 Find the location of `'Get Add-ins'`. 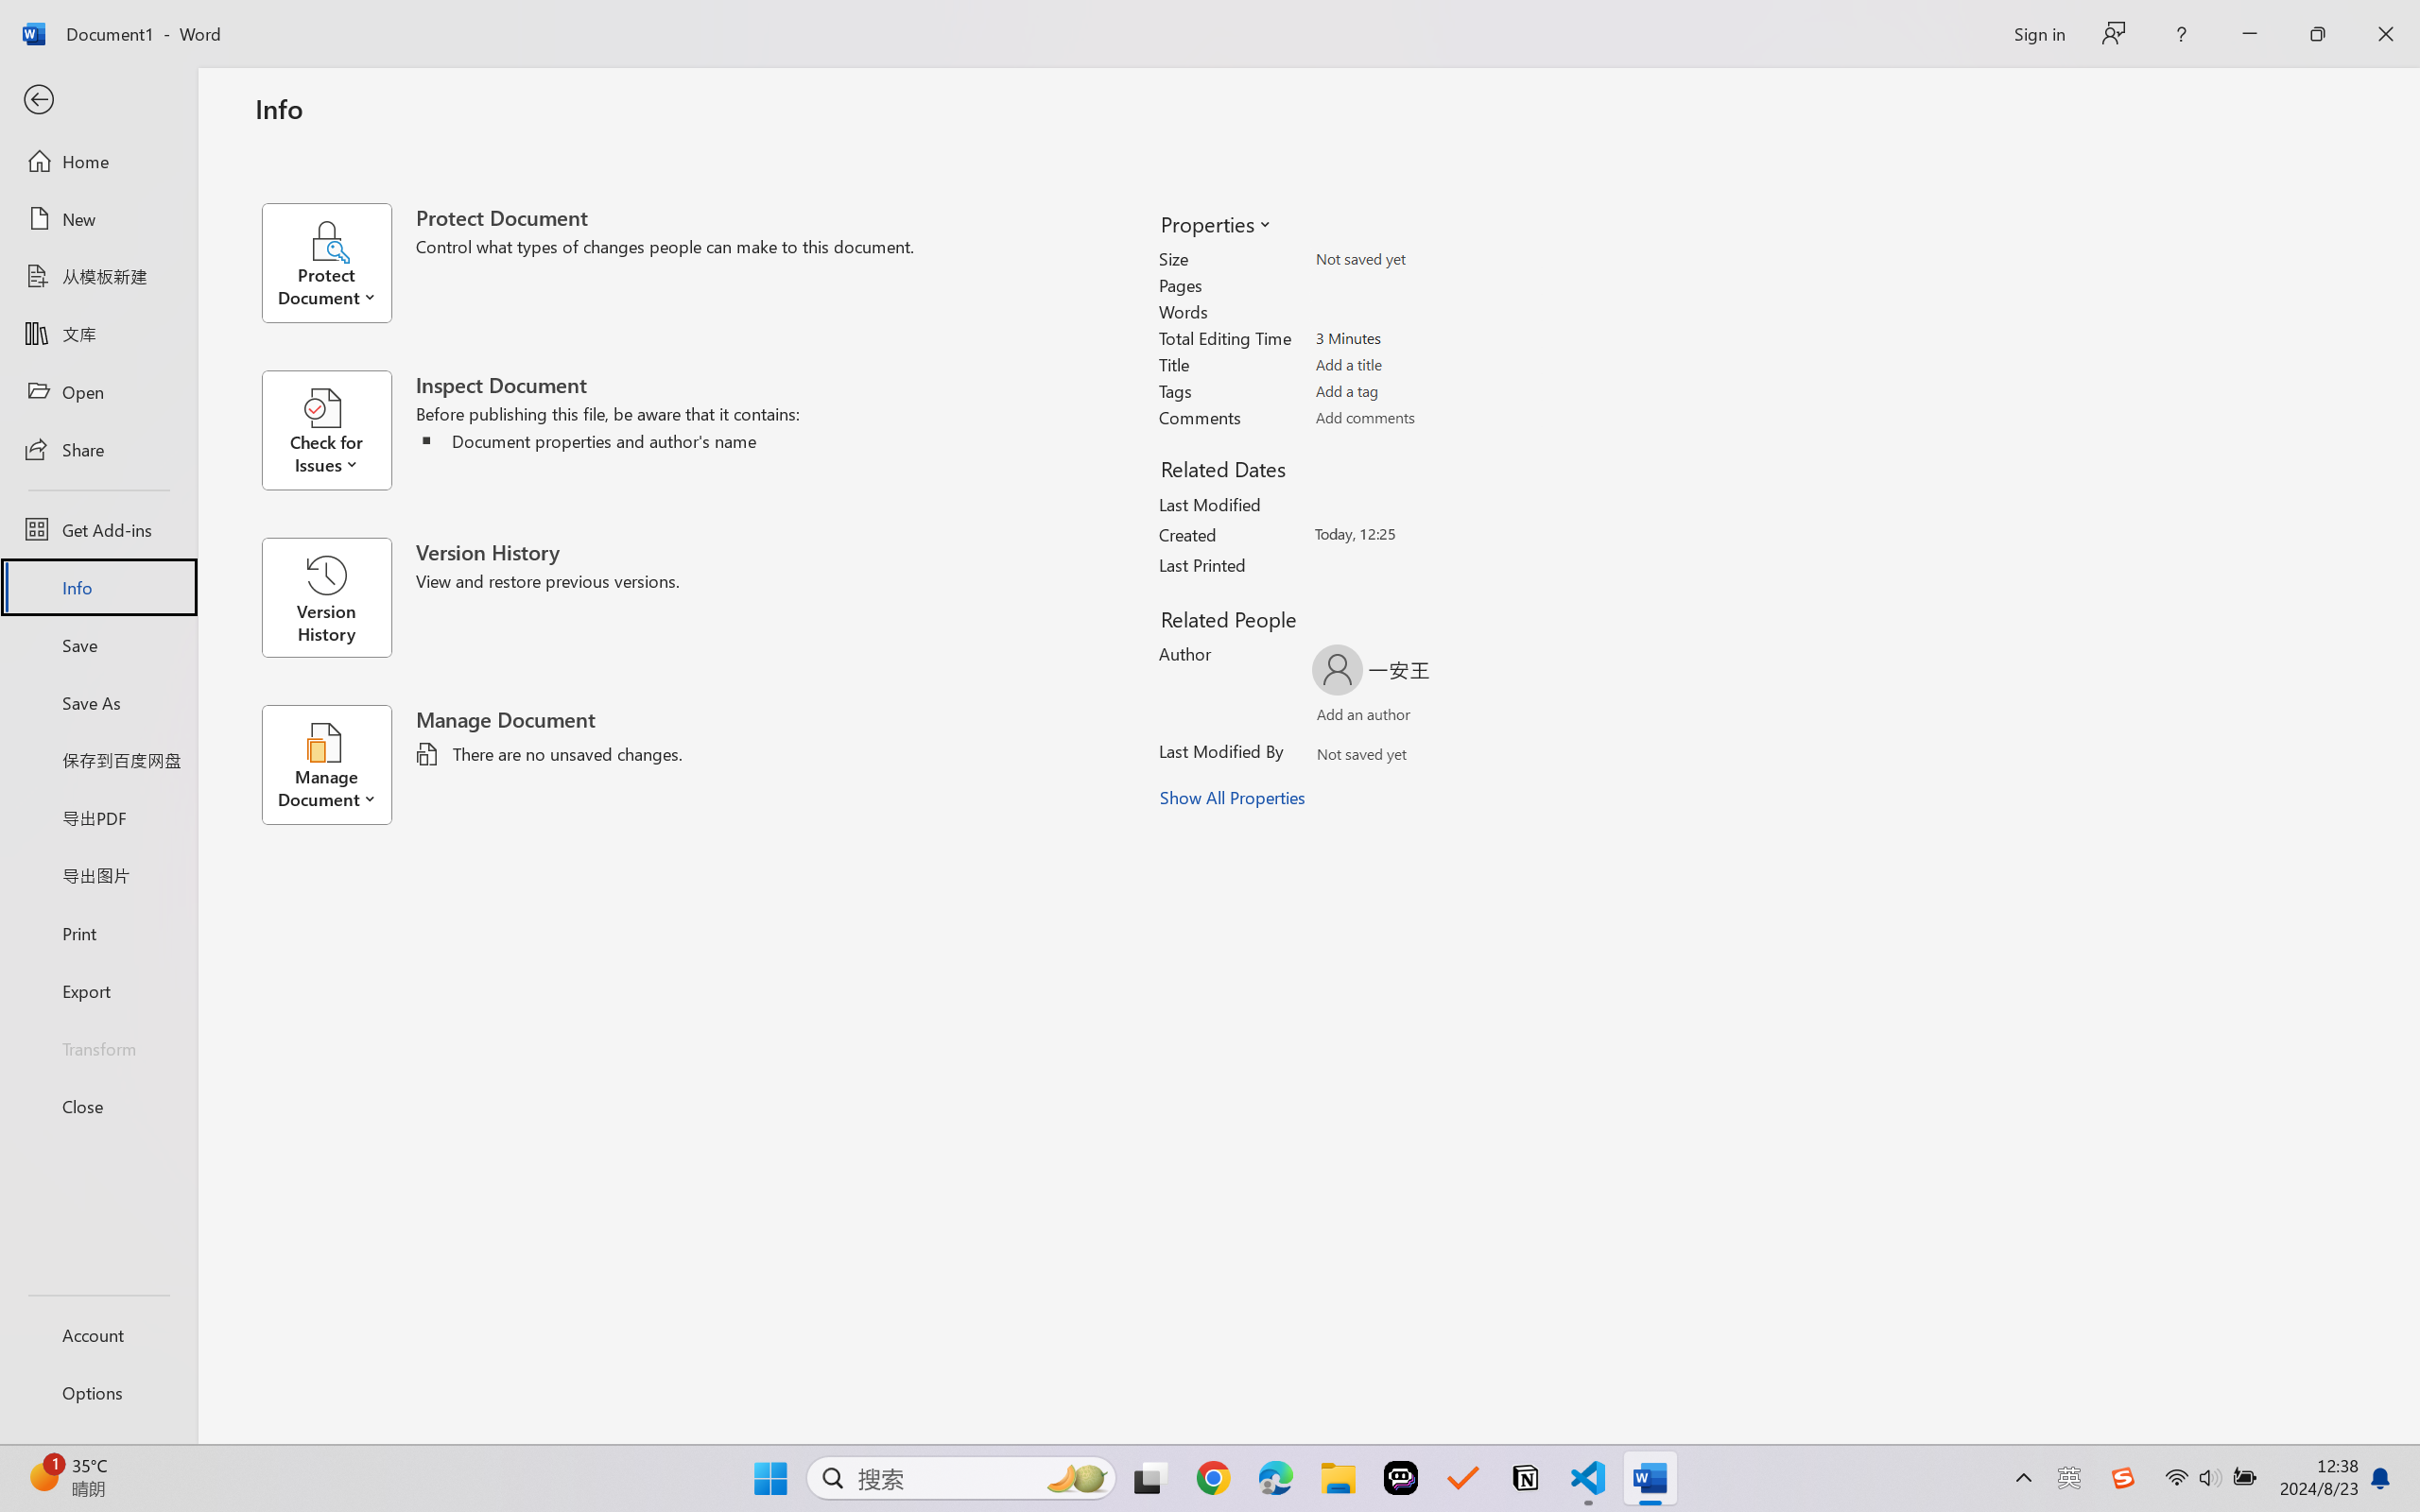

'Get Add-ins' is located at coordinates (97, 528).